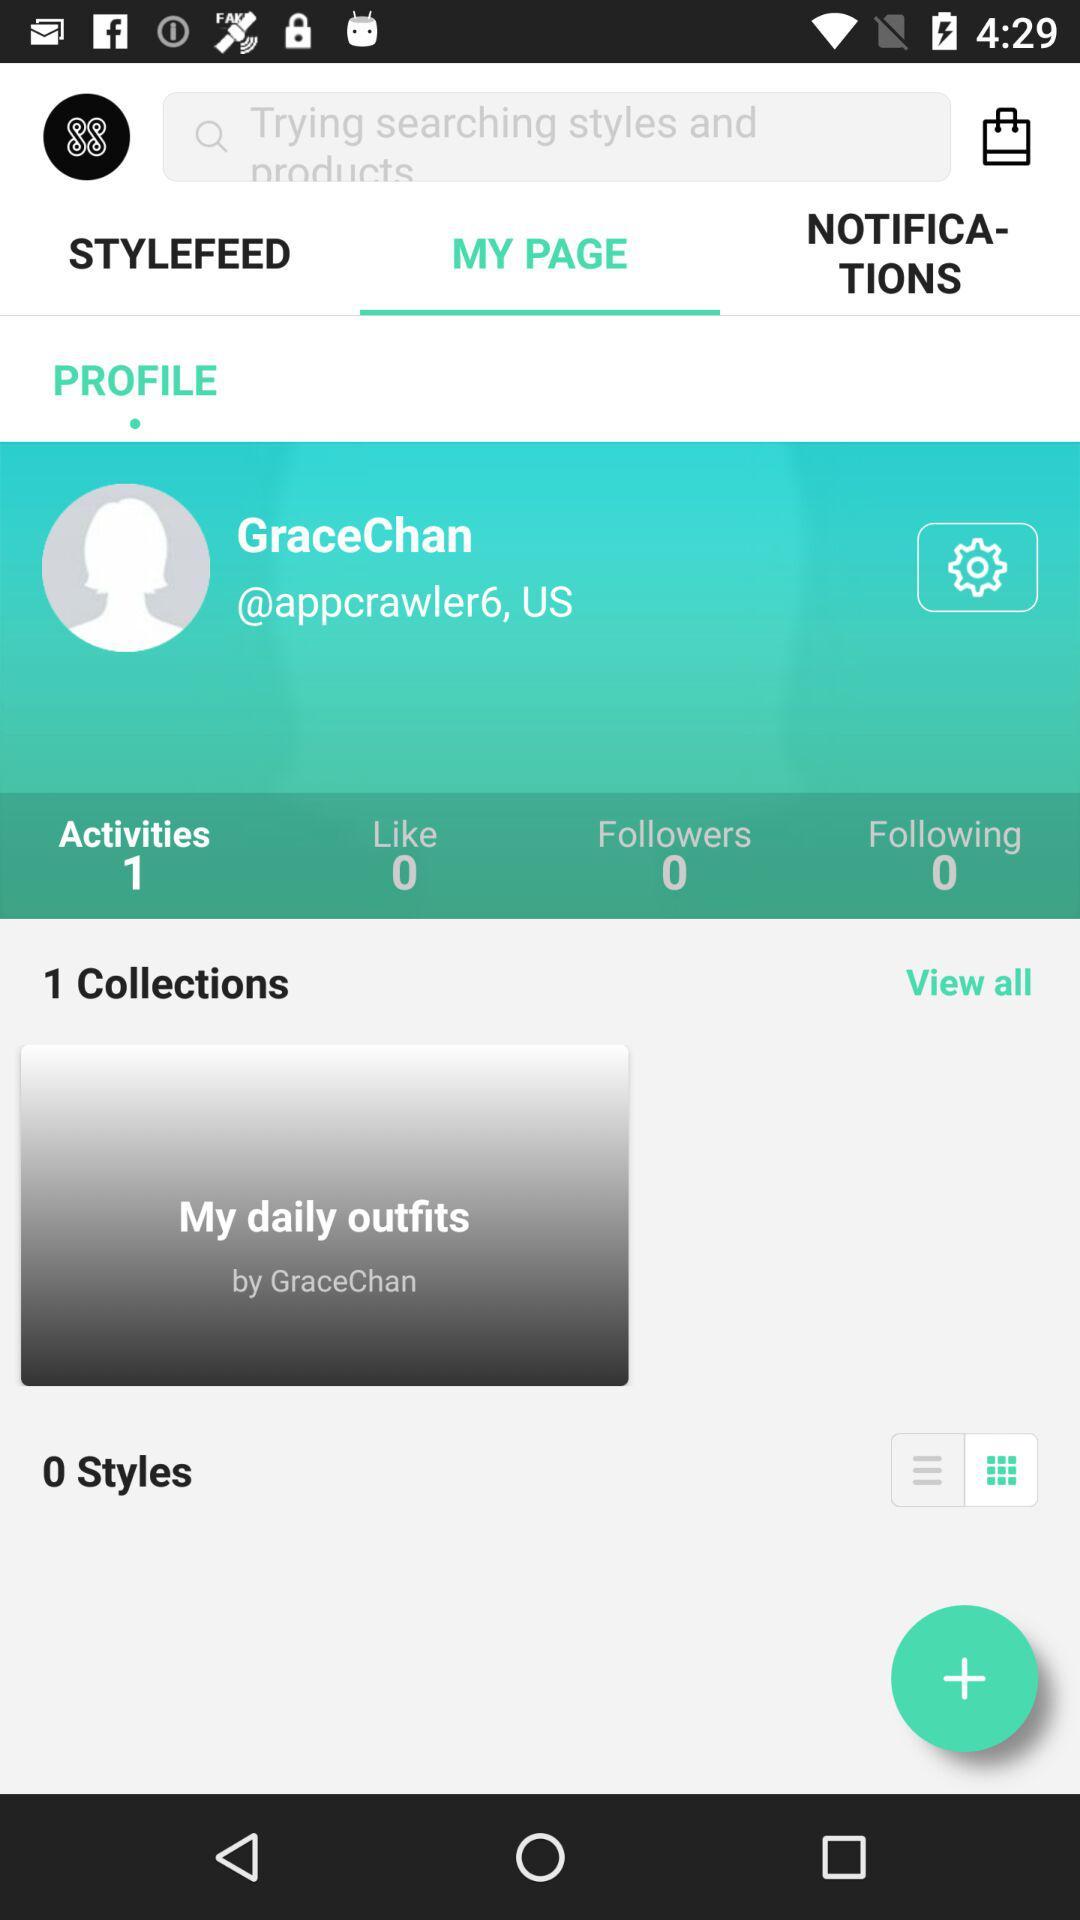 This screenshot has width=1080, height=1920. Describe the element at coordinates (927, 1469) in the screenshot. I see `open expanded menu` at that location.